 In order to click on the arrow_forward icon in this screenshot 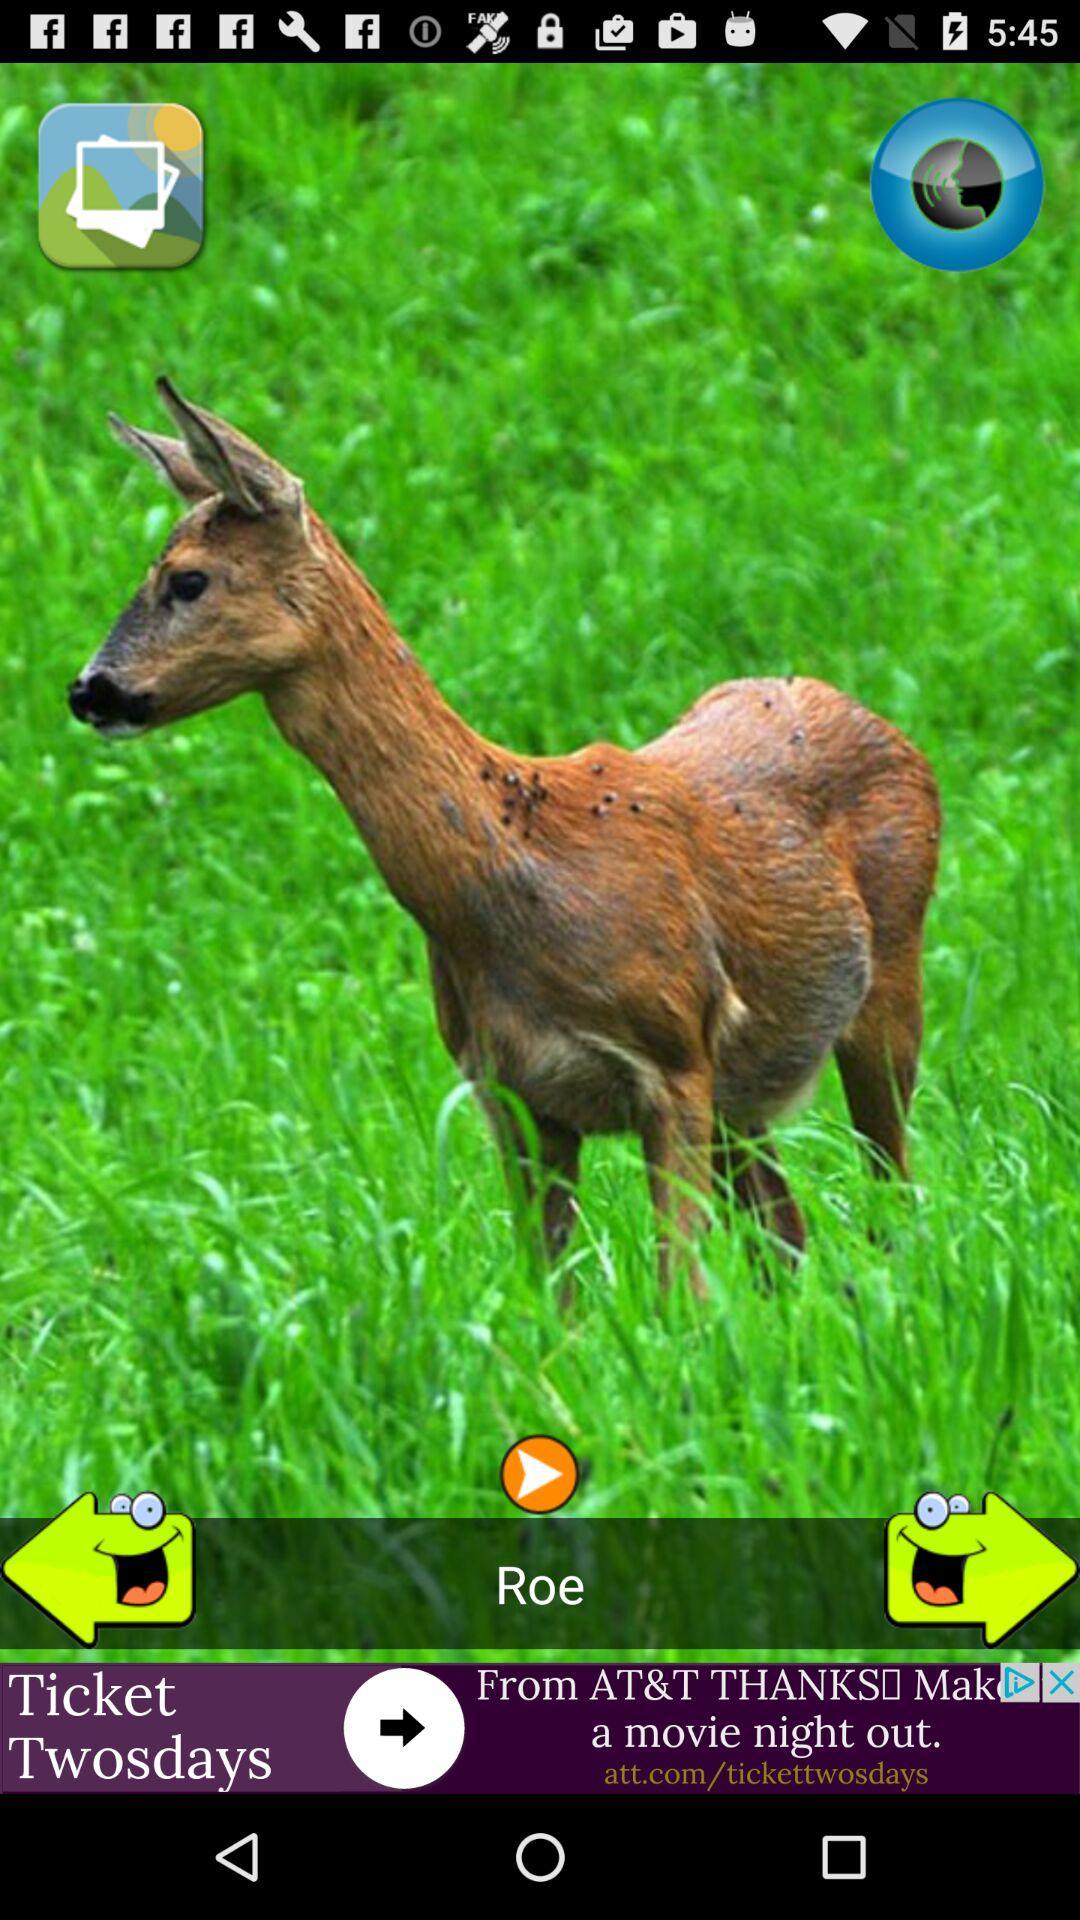, I will do `click(981, 1671)`.